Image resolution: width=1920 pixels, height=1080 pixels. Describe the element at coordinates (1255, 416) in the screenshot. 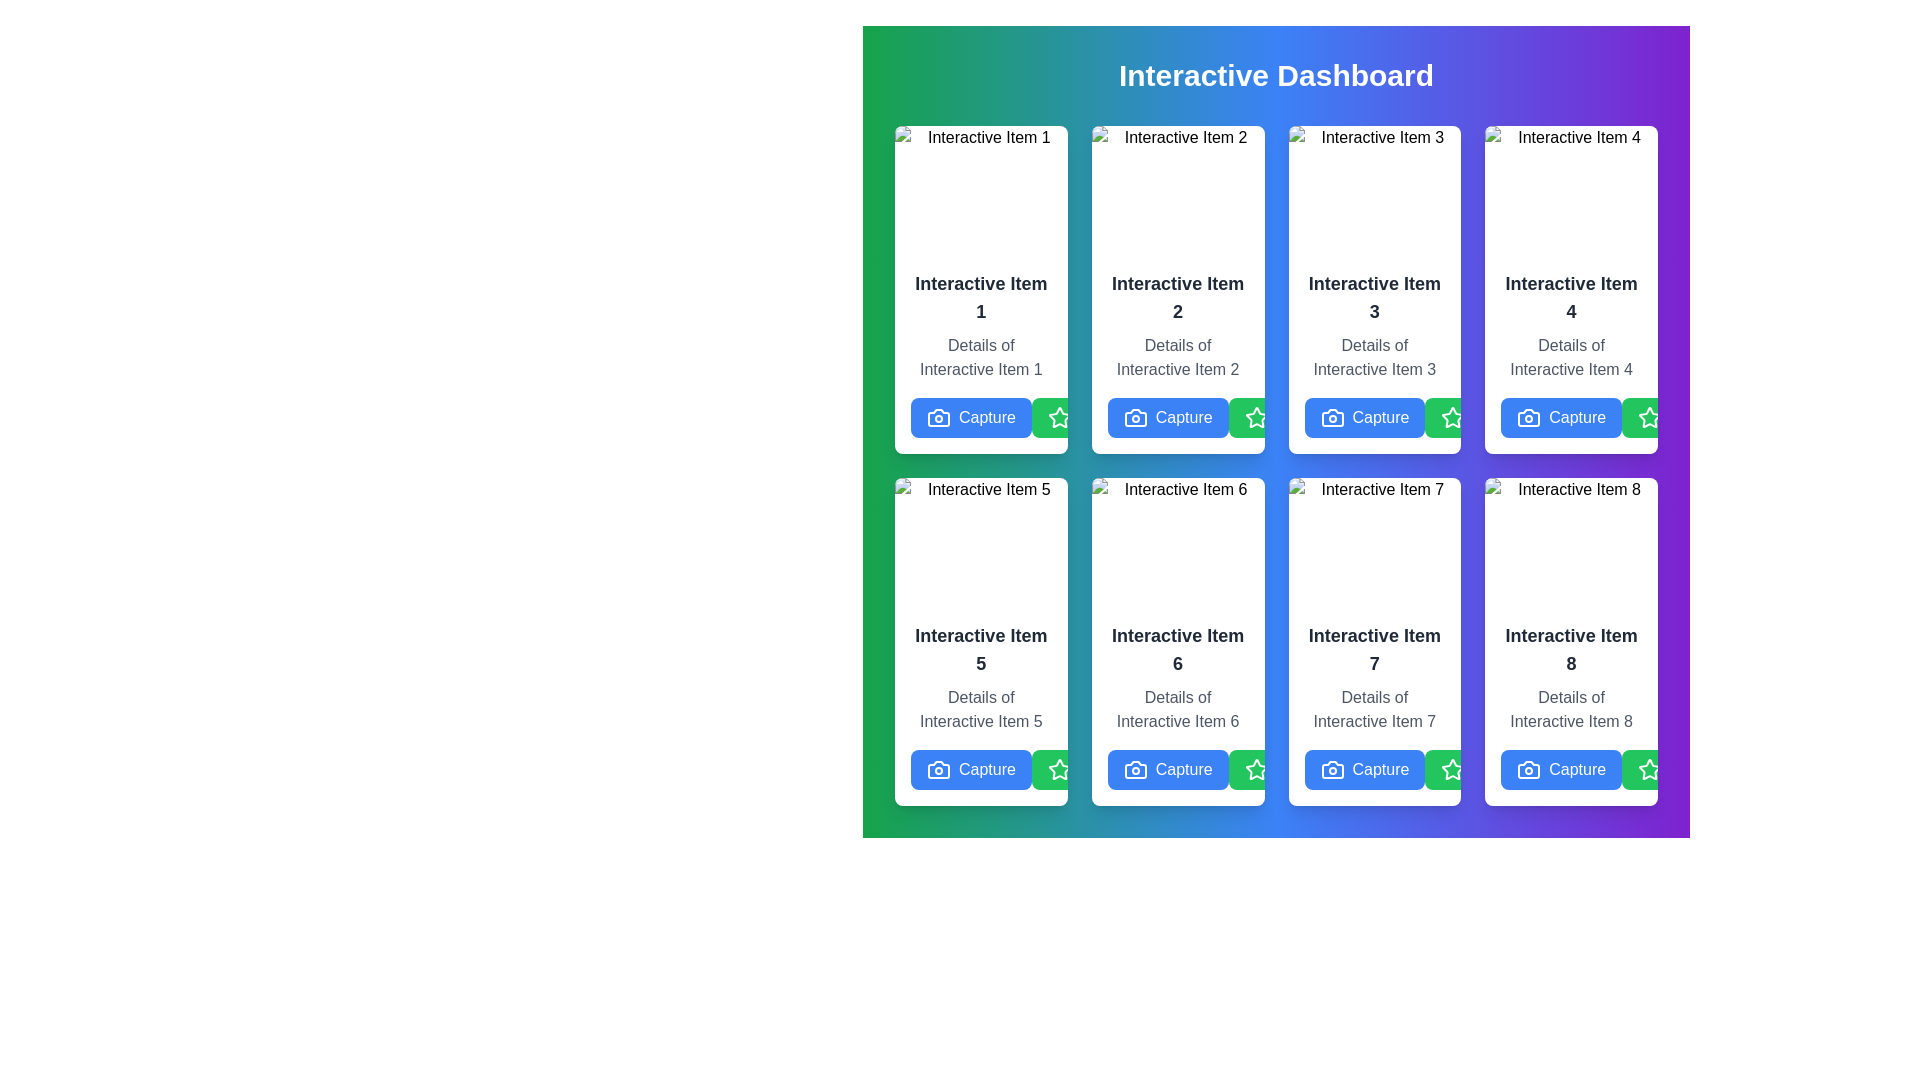

I see `the toggle button styled as an interactive icon located in the lower-right corner of the second card in the top row of the interactive grid layout` at that location.